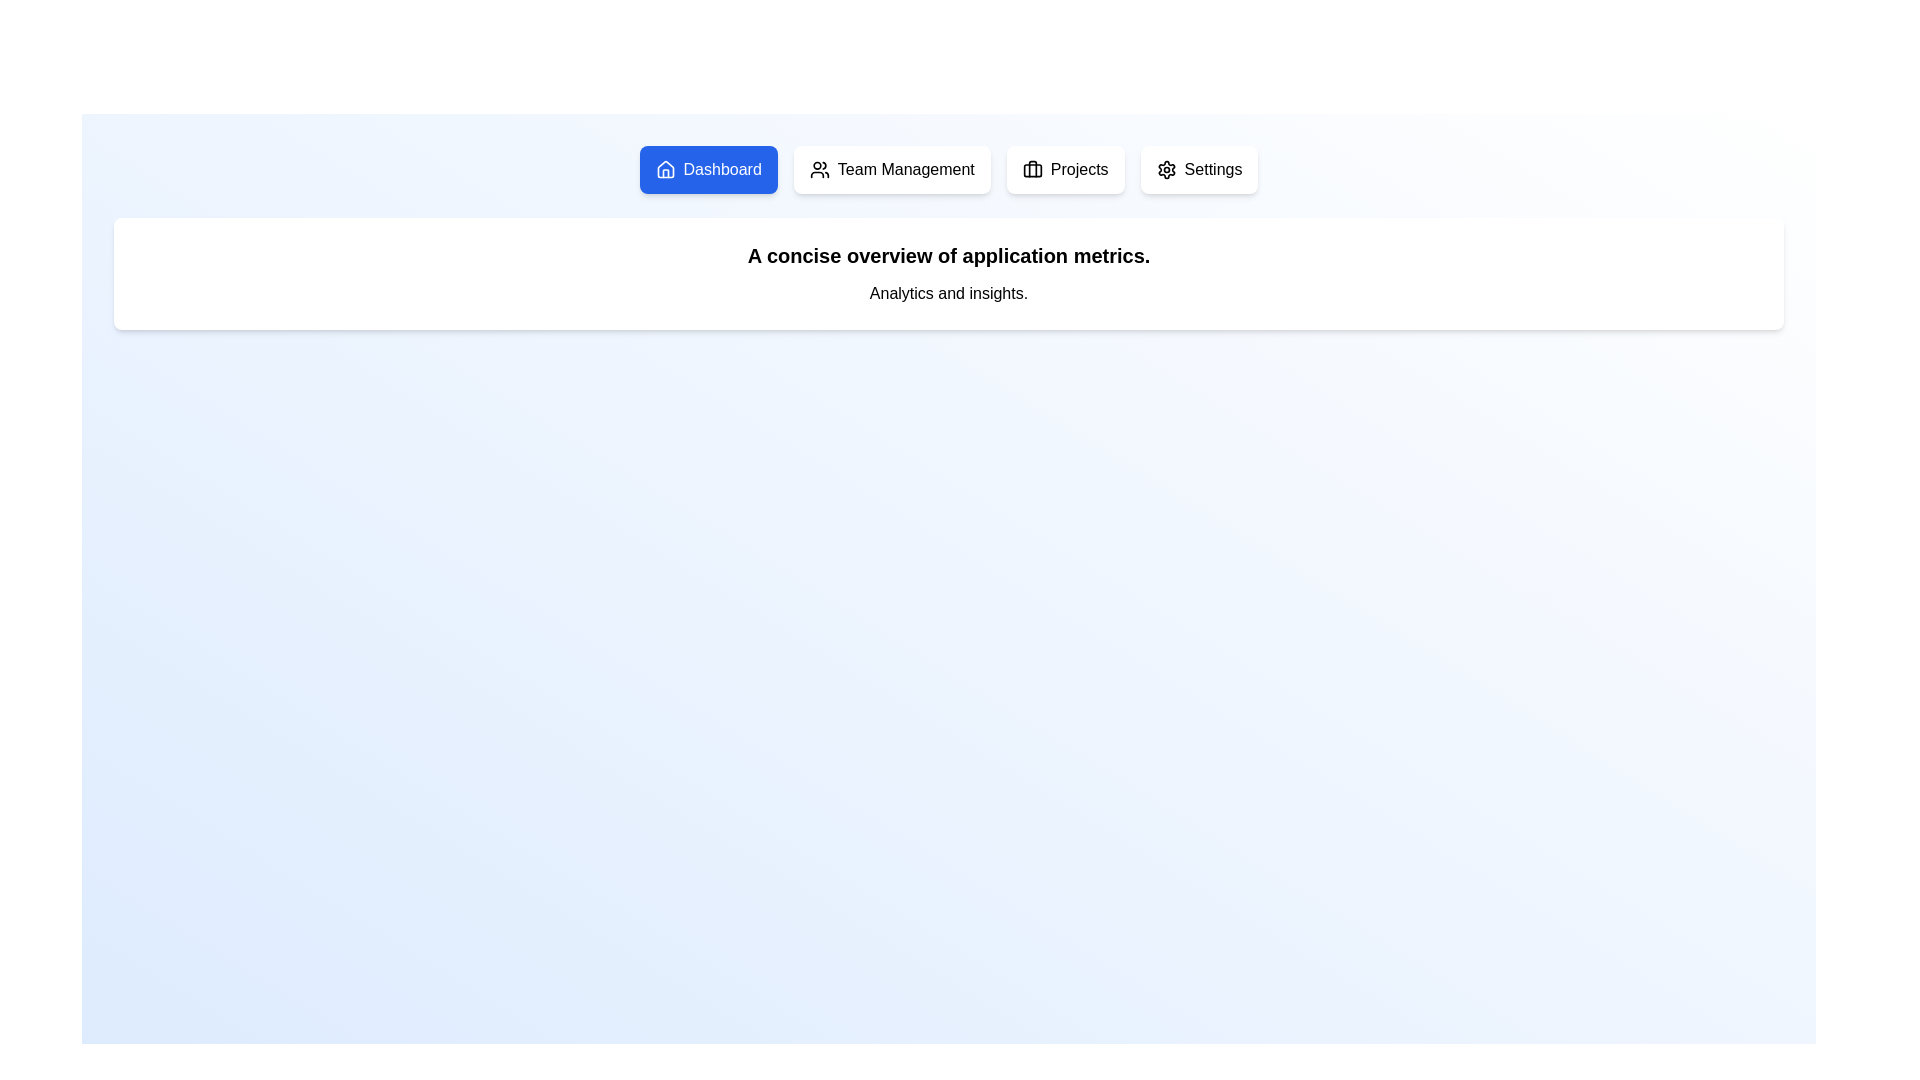 The width and height of the screenshot is (1920, 1080). What do you see at coordinates (1064, 168) in the screenshot?
I see `the navigational button for 'Projects'` at bounding box center [1064, 168].